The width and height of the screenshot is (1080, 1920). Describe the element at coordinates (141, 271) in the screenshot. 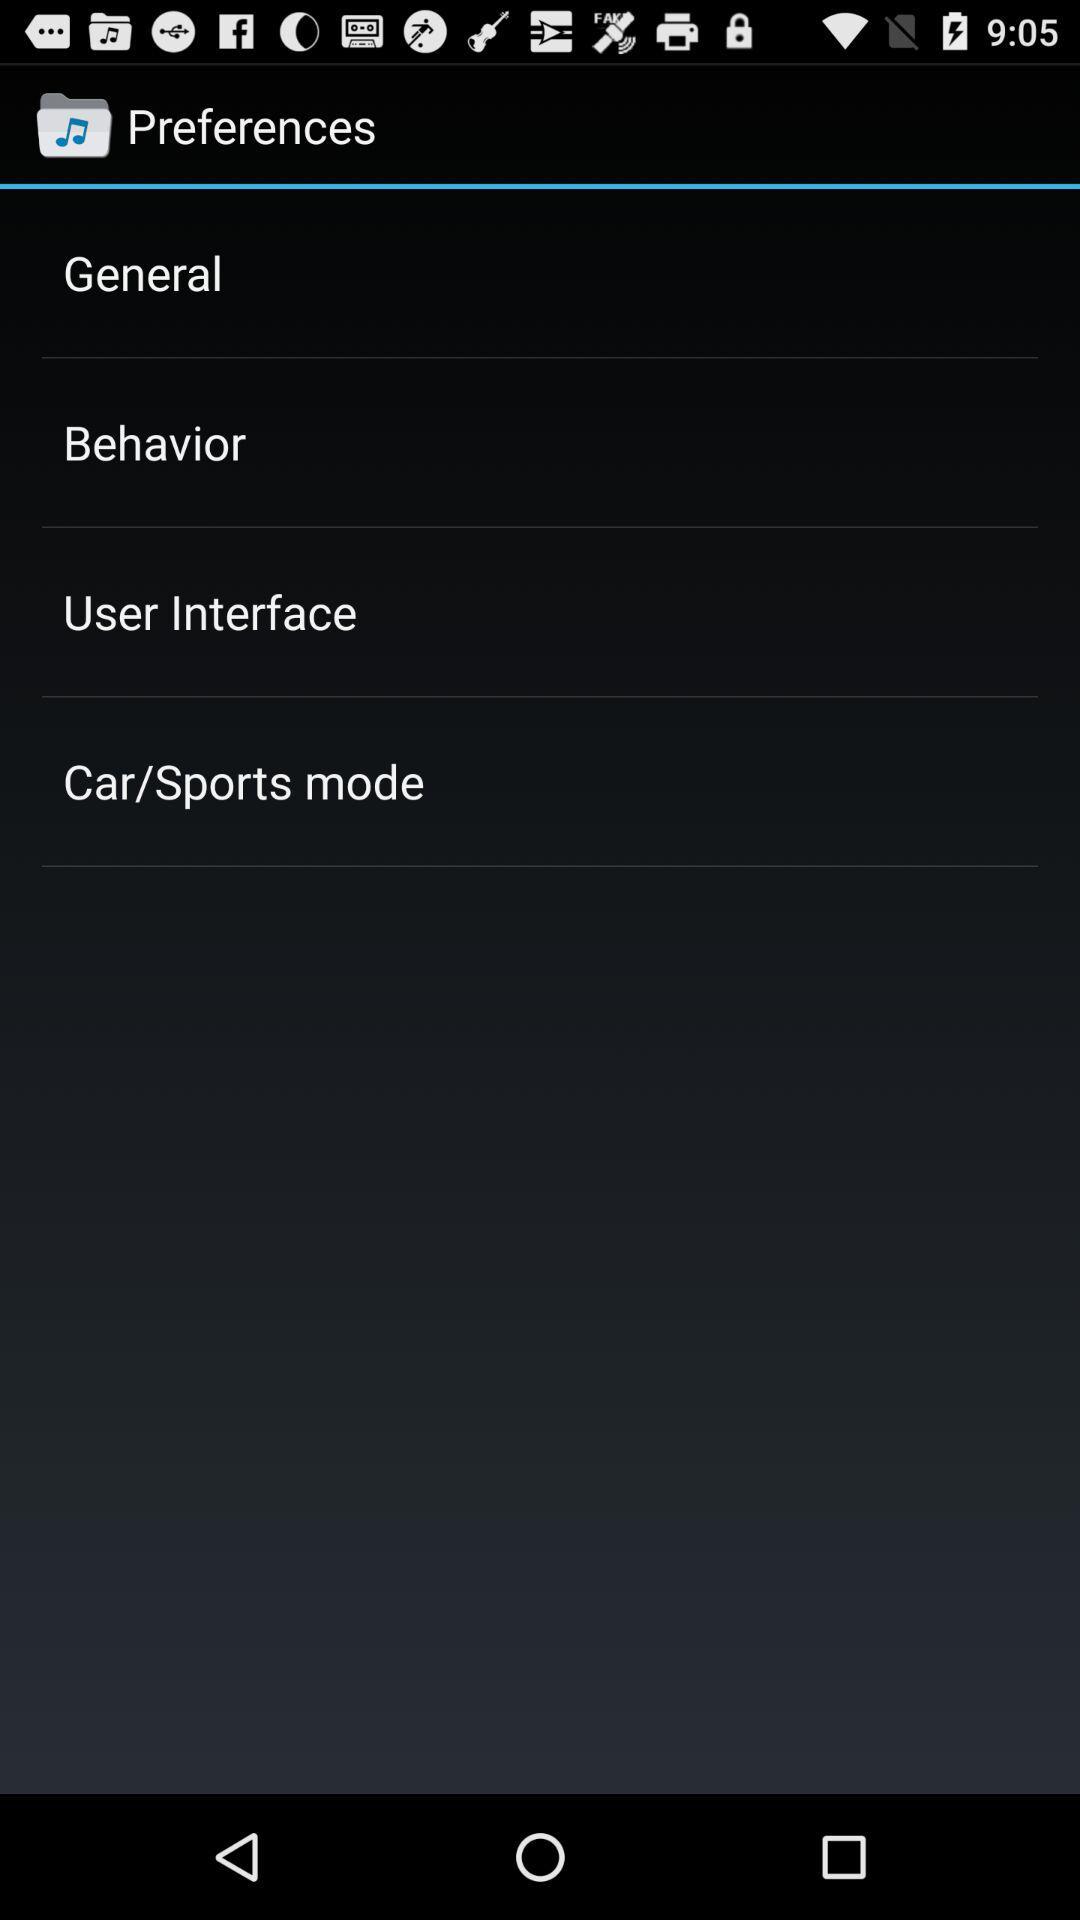

I see `app above behavior icon` at that location.